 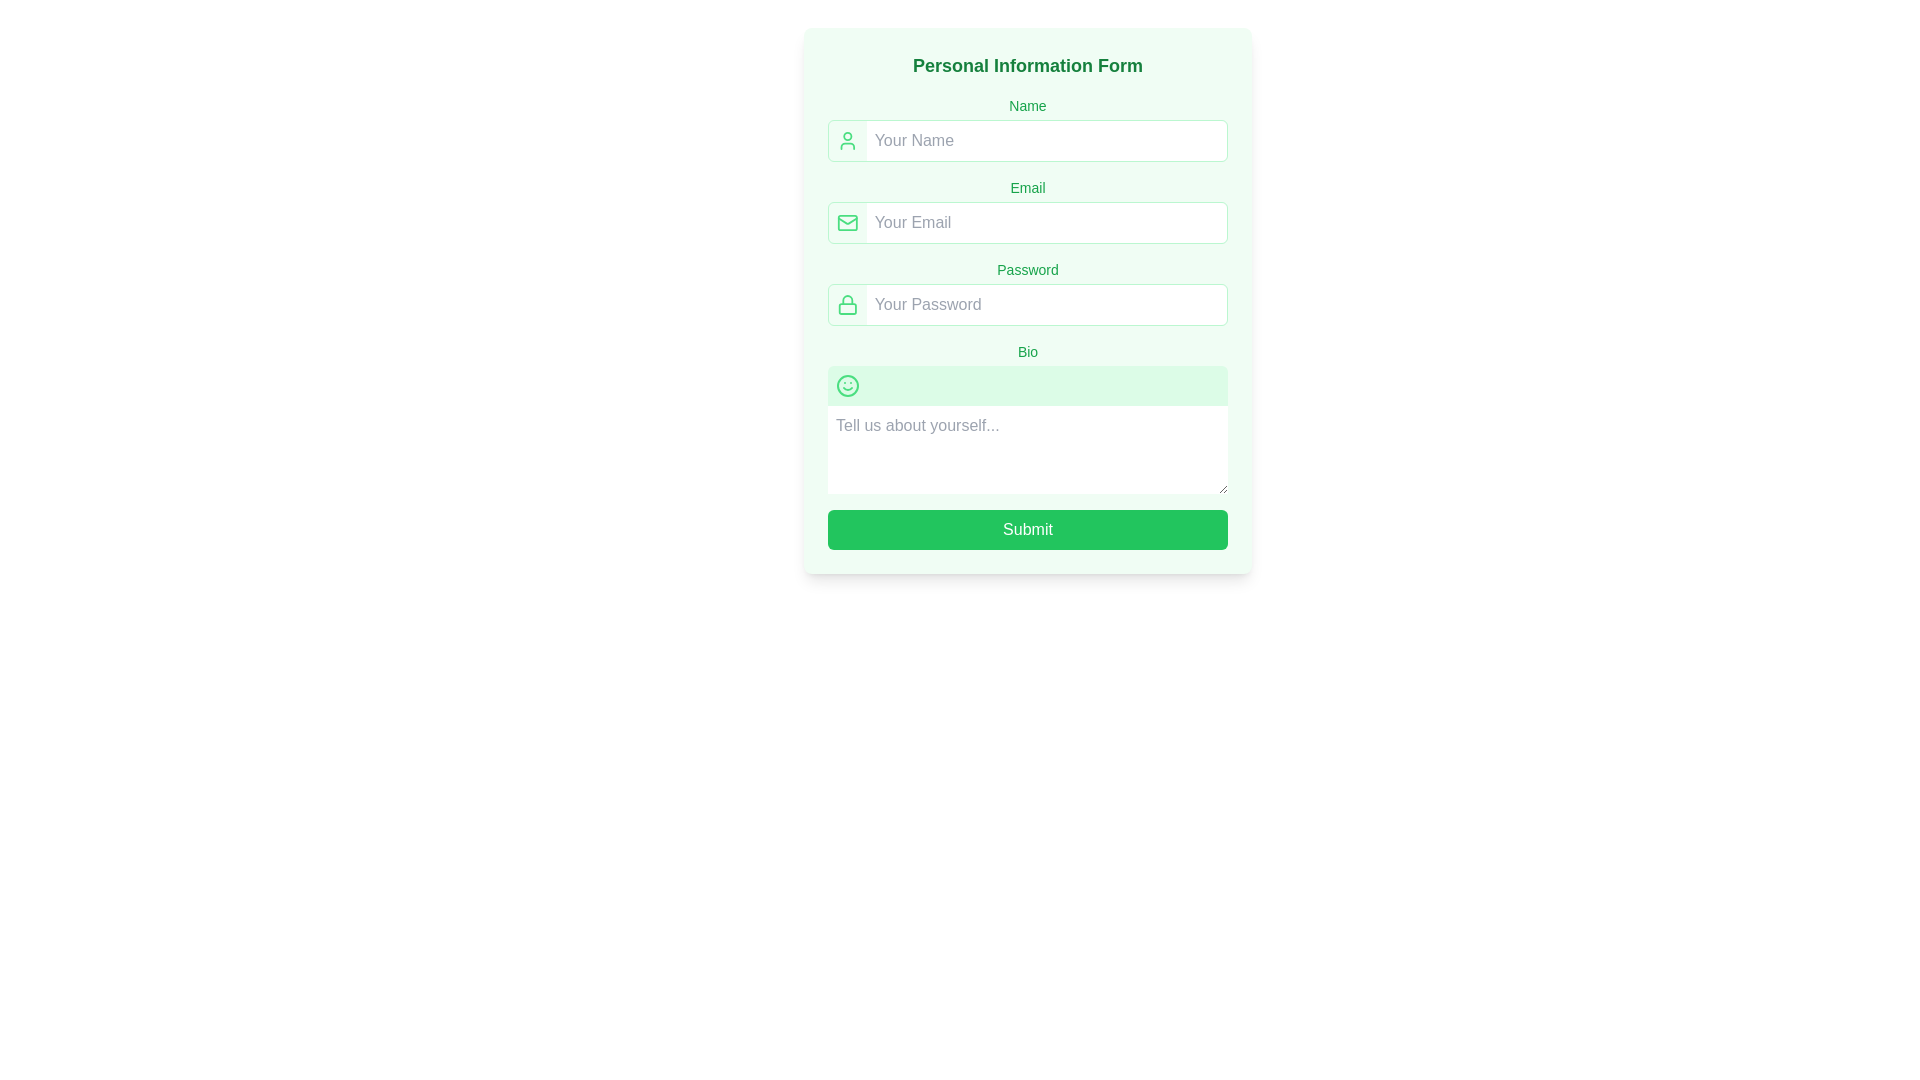 I want to click on the green rectangular icon element that is part of the composite email icon located inside the email input field's icon section, so click(x=847, y=223).